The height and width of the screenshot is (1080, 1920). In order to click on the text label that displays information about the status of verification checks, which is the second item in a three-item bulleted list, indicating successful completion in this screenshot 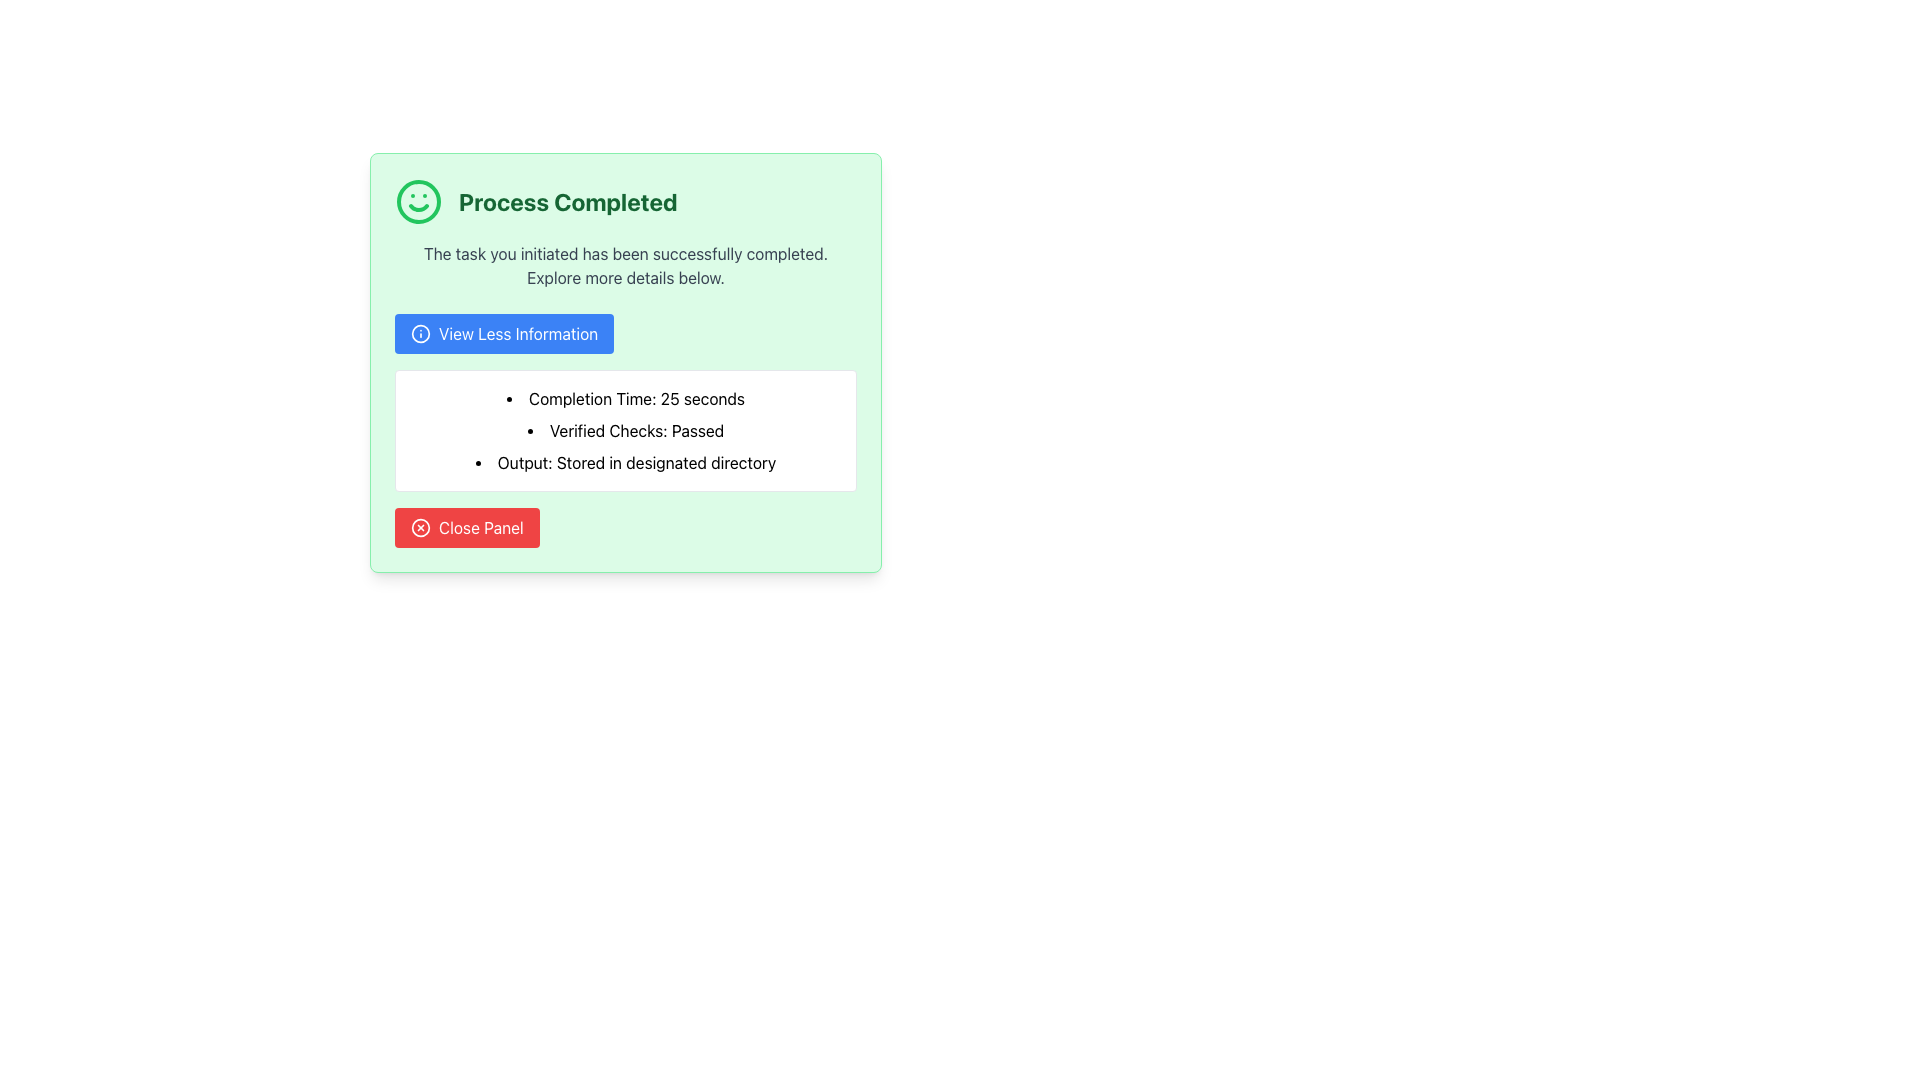, I will do `click(624, 430)`.